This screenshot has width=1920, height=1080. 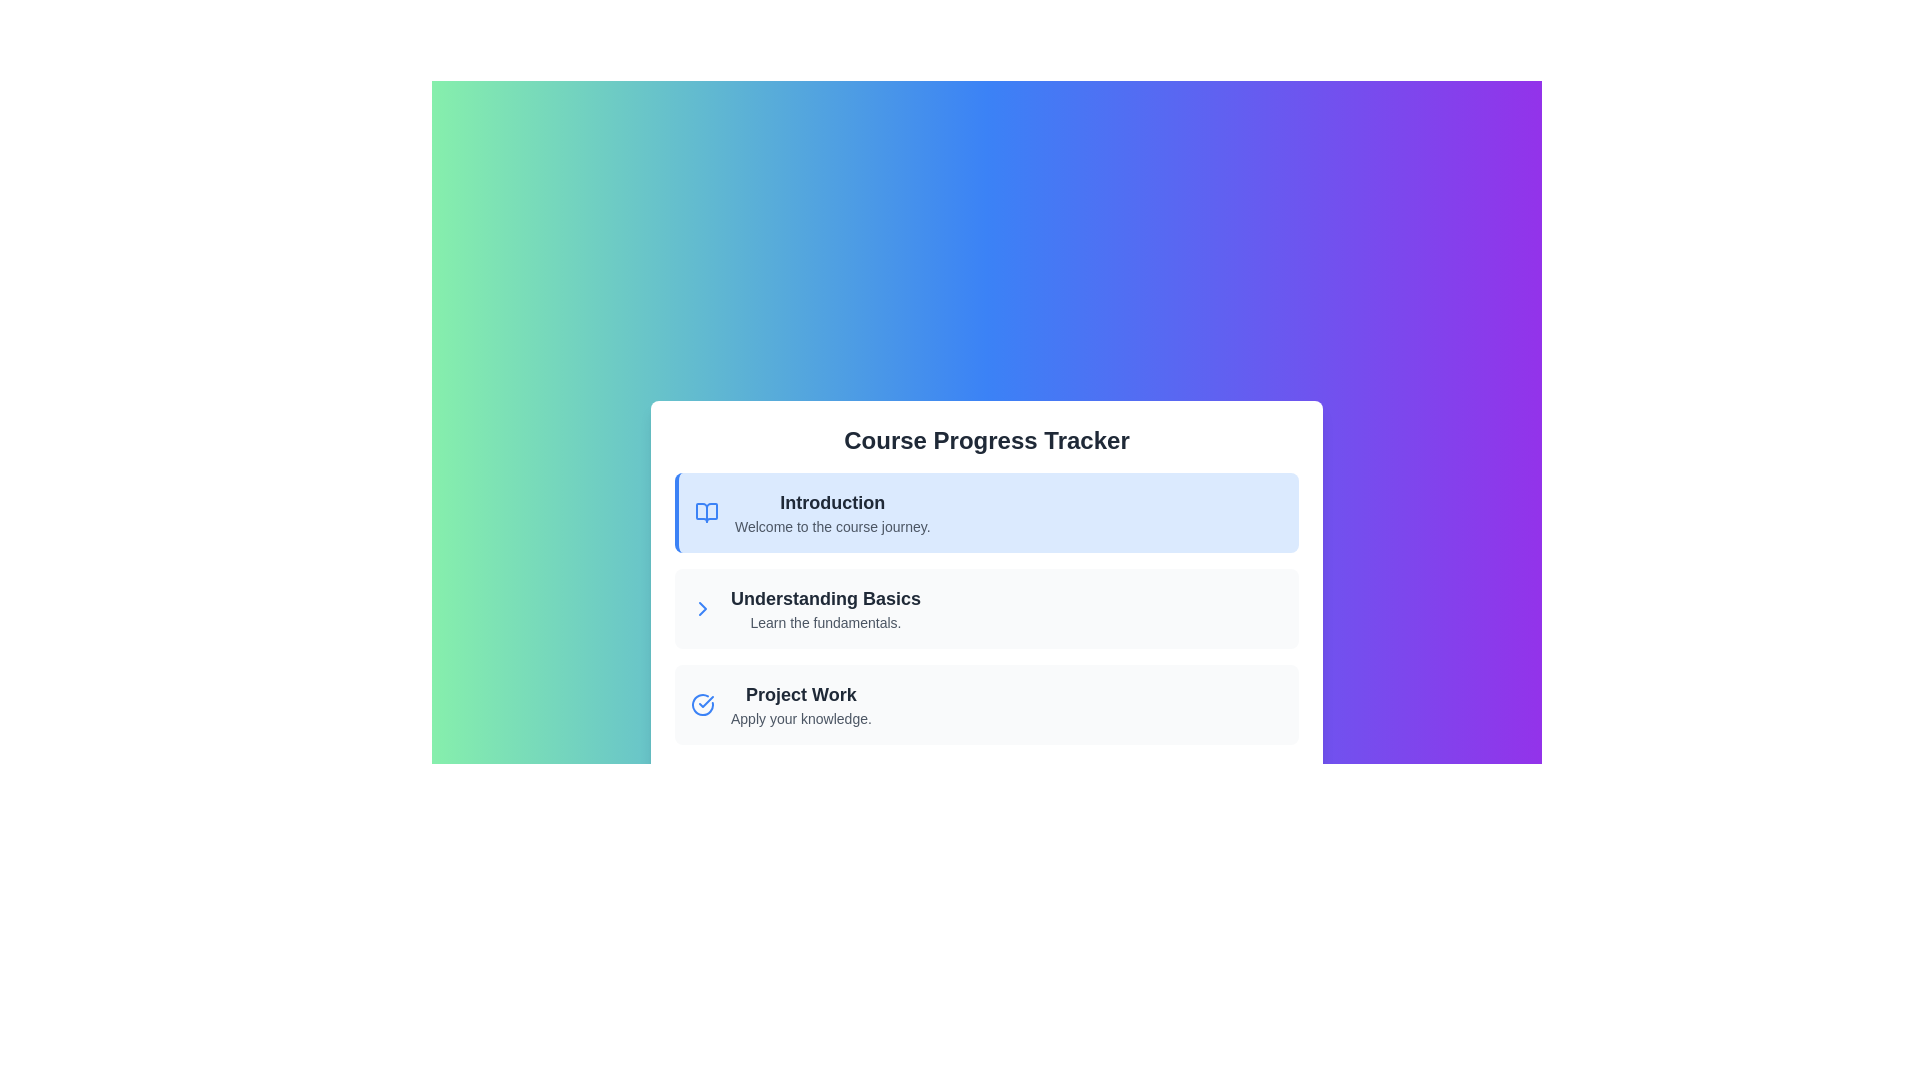 I want to click on the presence of the checkmark-shaped icon within the circular icon located at the bottom-left corner of the 'Project Work' section in the course progress tracker, so click(x=706, y=701).